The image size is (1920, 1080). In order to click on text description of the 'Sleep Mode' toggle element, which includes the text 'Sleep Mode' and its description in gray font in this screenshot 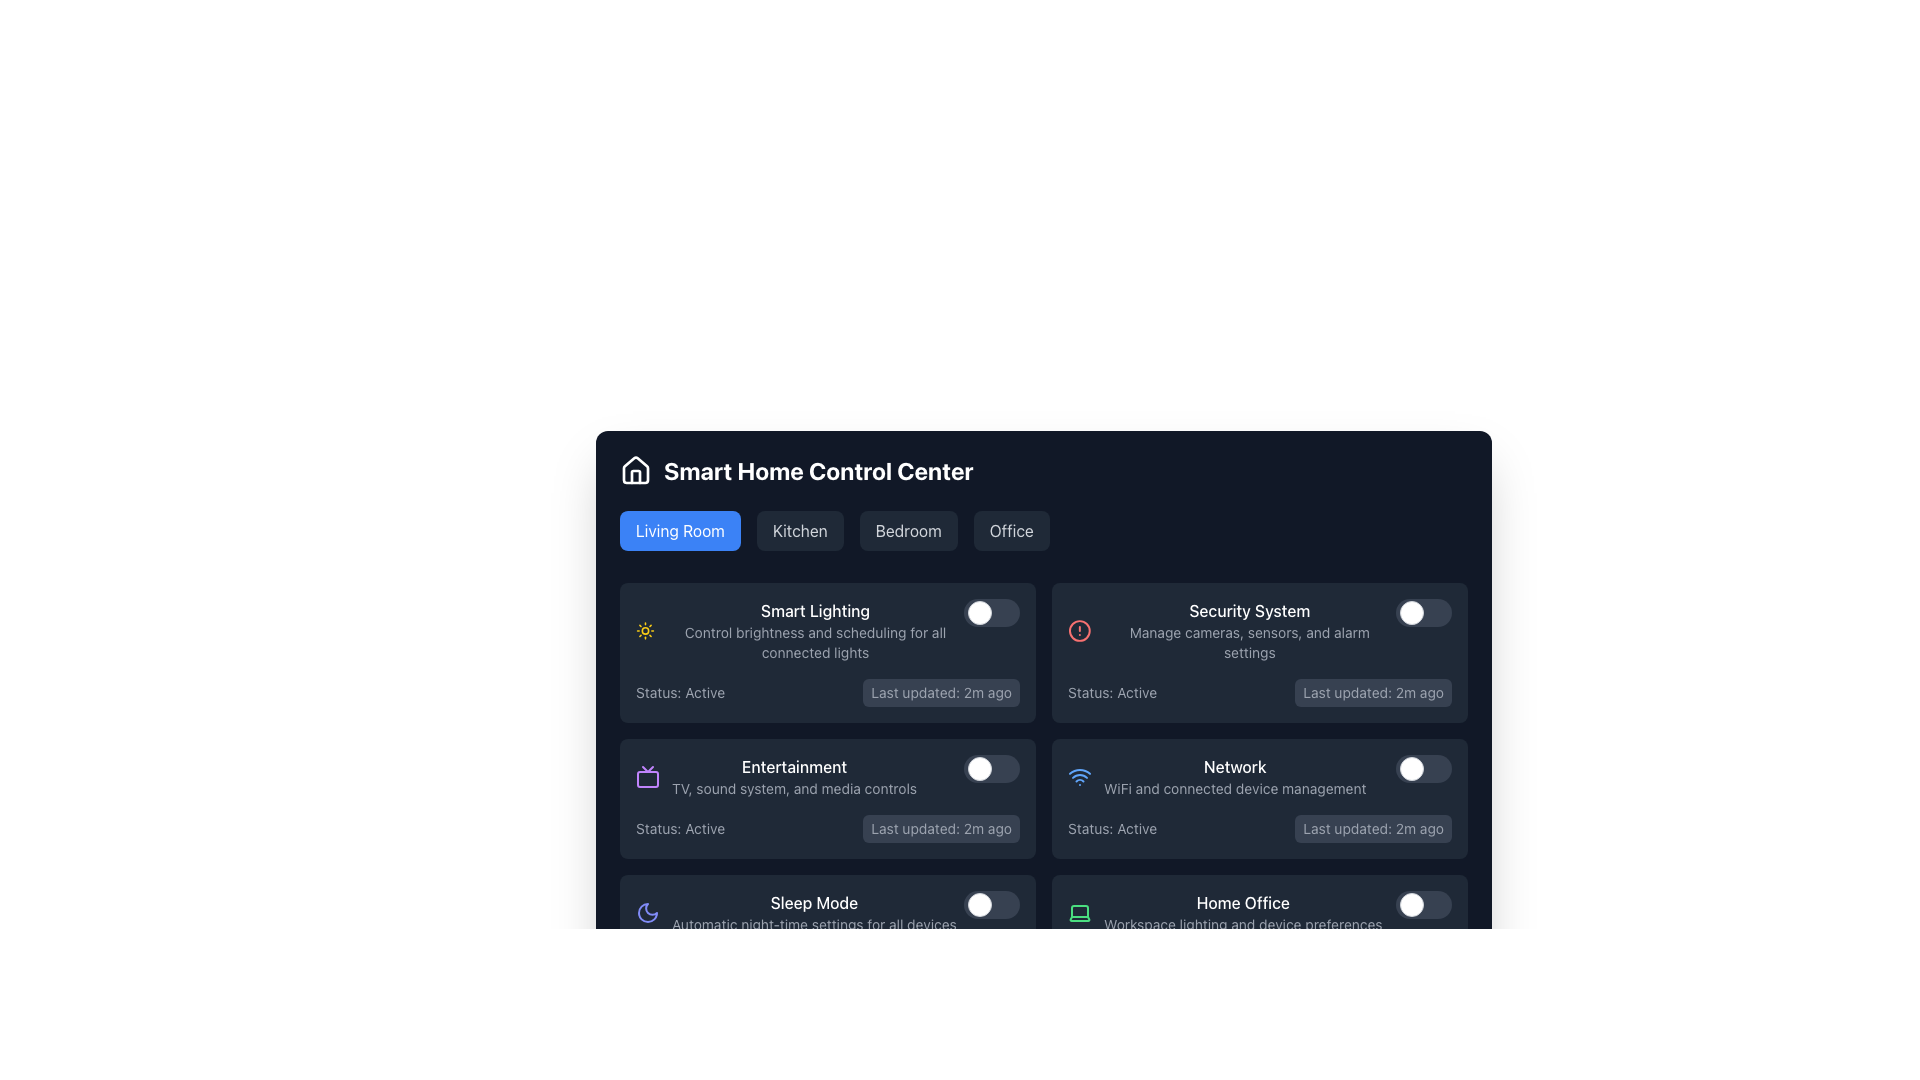, I will do `click(828, 913)`.